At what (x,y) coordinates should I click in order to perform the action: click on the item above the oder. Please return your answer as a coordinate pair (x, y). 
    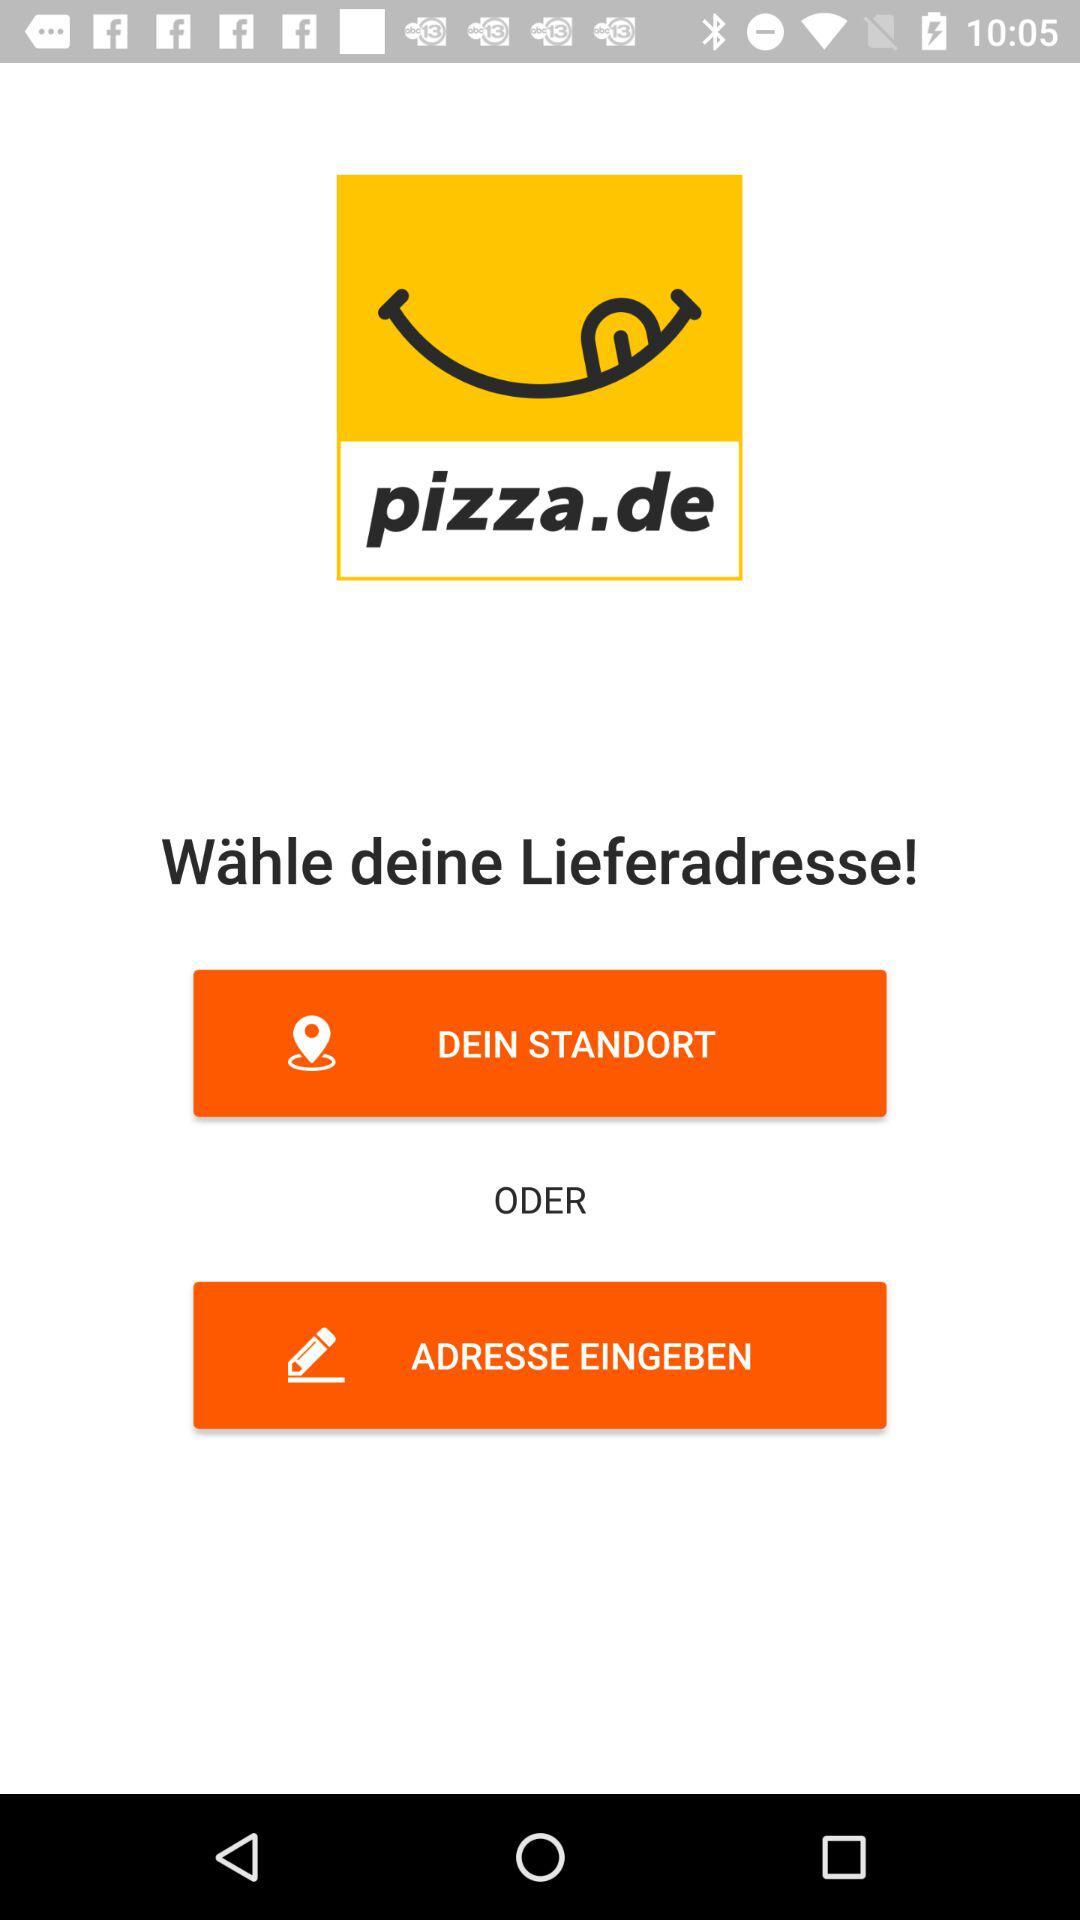
    Looking at the image, I should click on (540, 1042).